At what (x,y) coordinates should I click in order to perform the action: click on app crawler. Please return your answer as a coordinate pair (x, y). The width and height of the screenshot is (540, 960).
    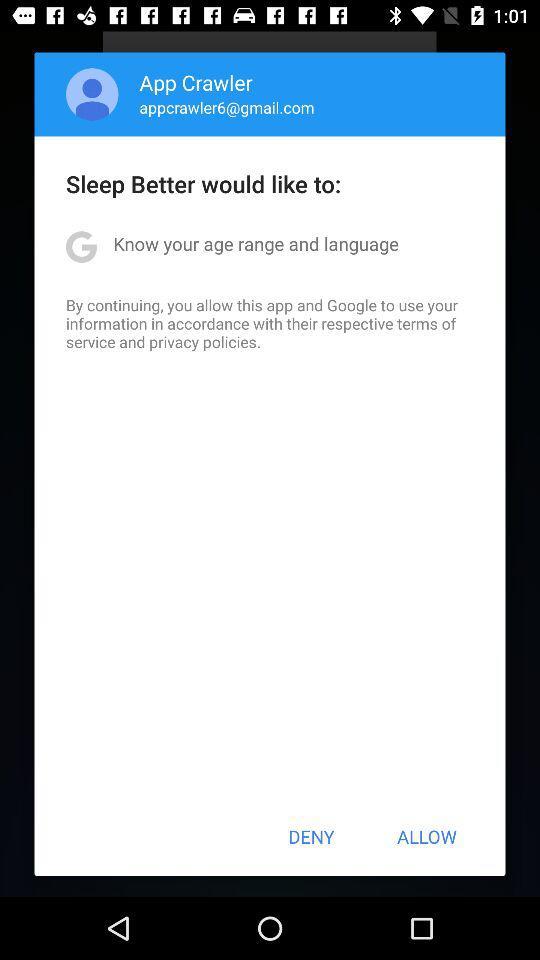
    Looking at the image, I should click on (196, 82).